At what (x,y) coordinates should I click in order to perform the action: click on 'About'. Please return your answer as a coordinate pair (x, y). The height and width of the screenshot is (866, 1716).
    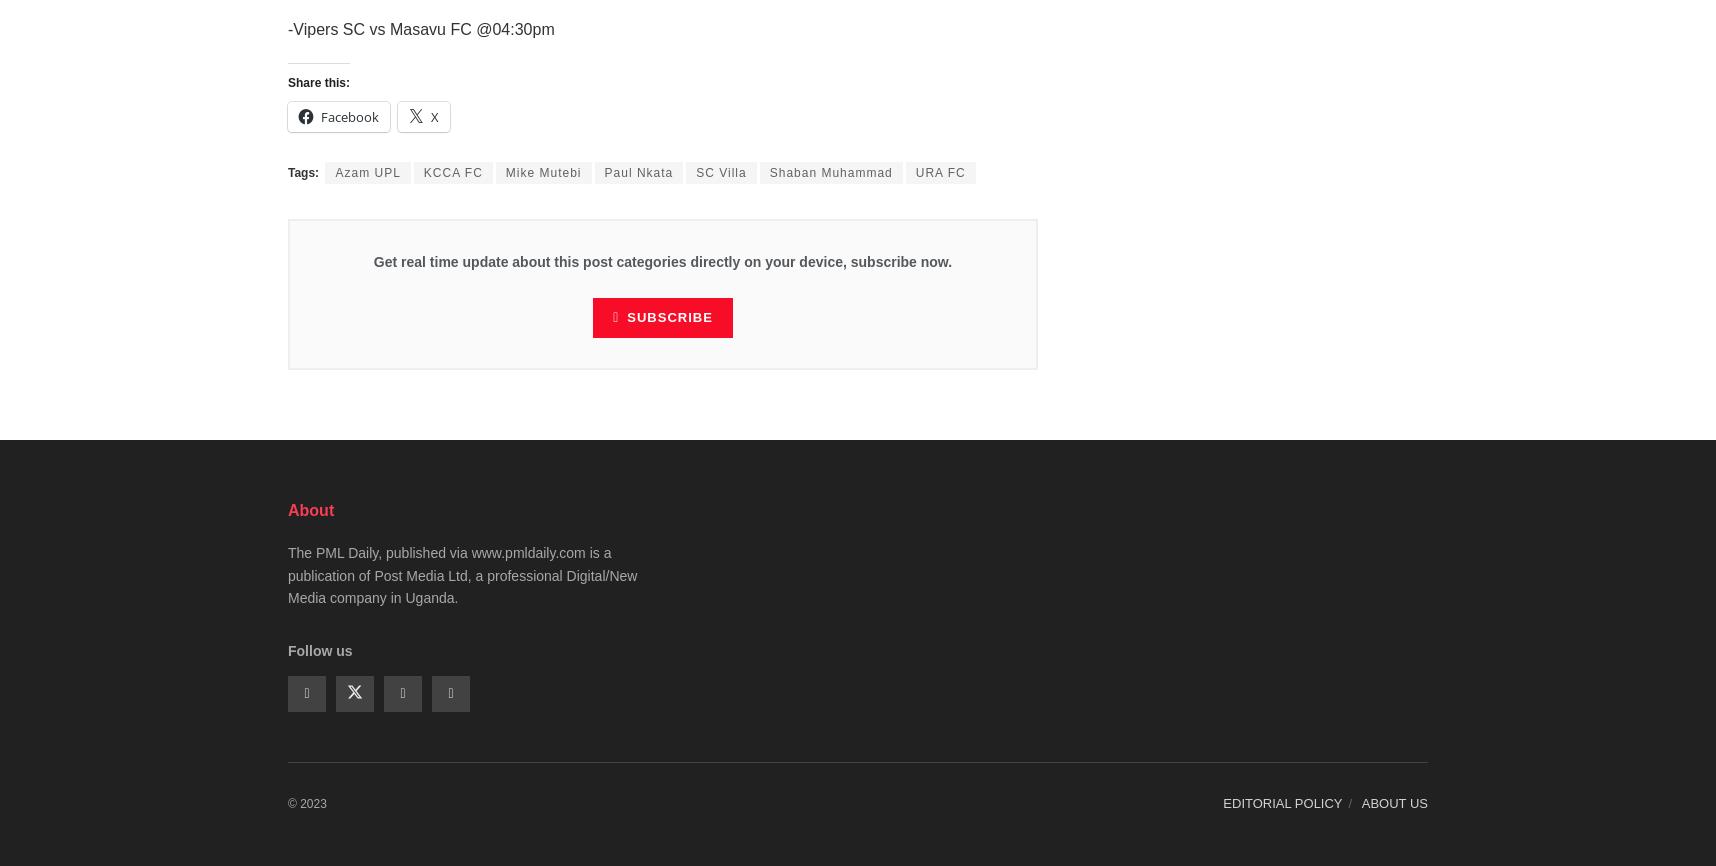
    Looking at the image, I should click on (286, 510).